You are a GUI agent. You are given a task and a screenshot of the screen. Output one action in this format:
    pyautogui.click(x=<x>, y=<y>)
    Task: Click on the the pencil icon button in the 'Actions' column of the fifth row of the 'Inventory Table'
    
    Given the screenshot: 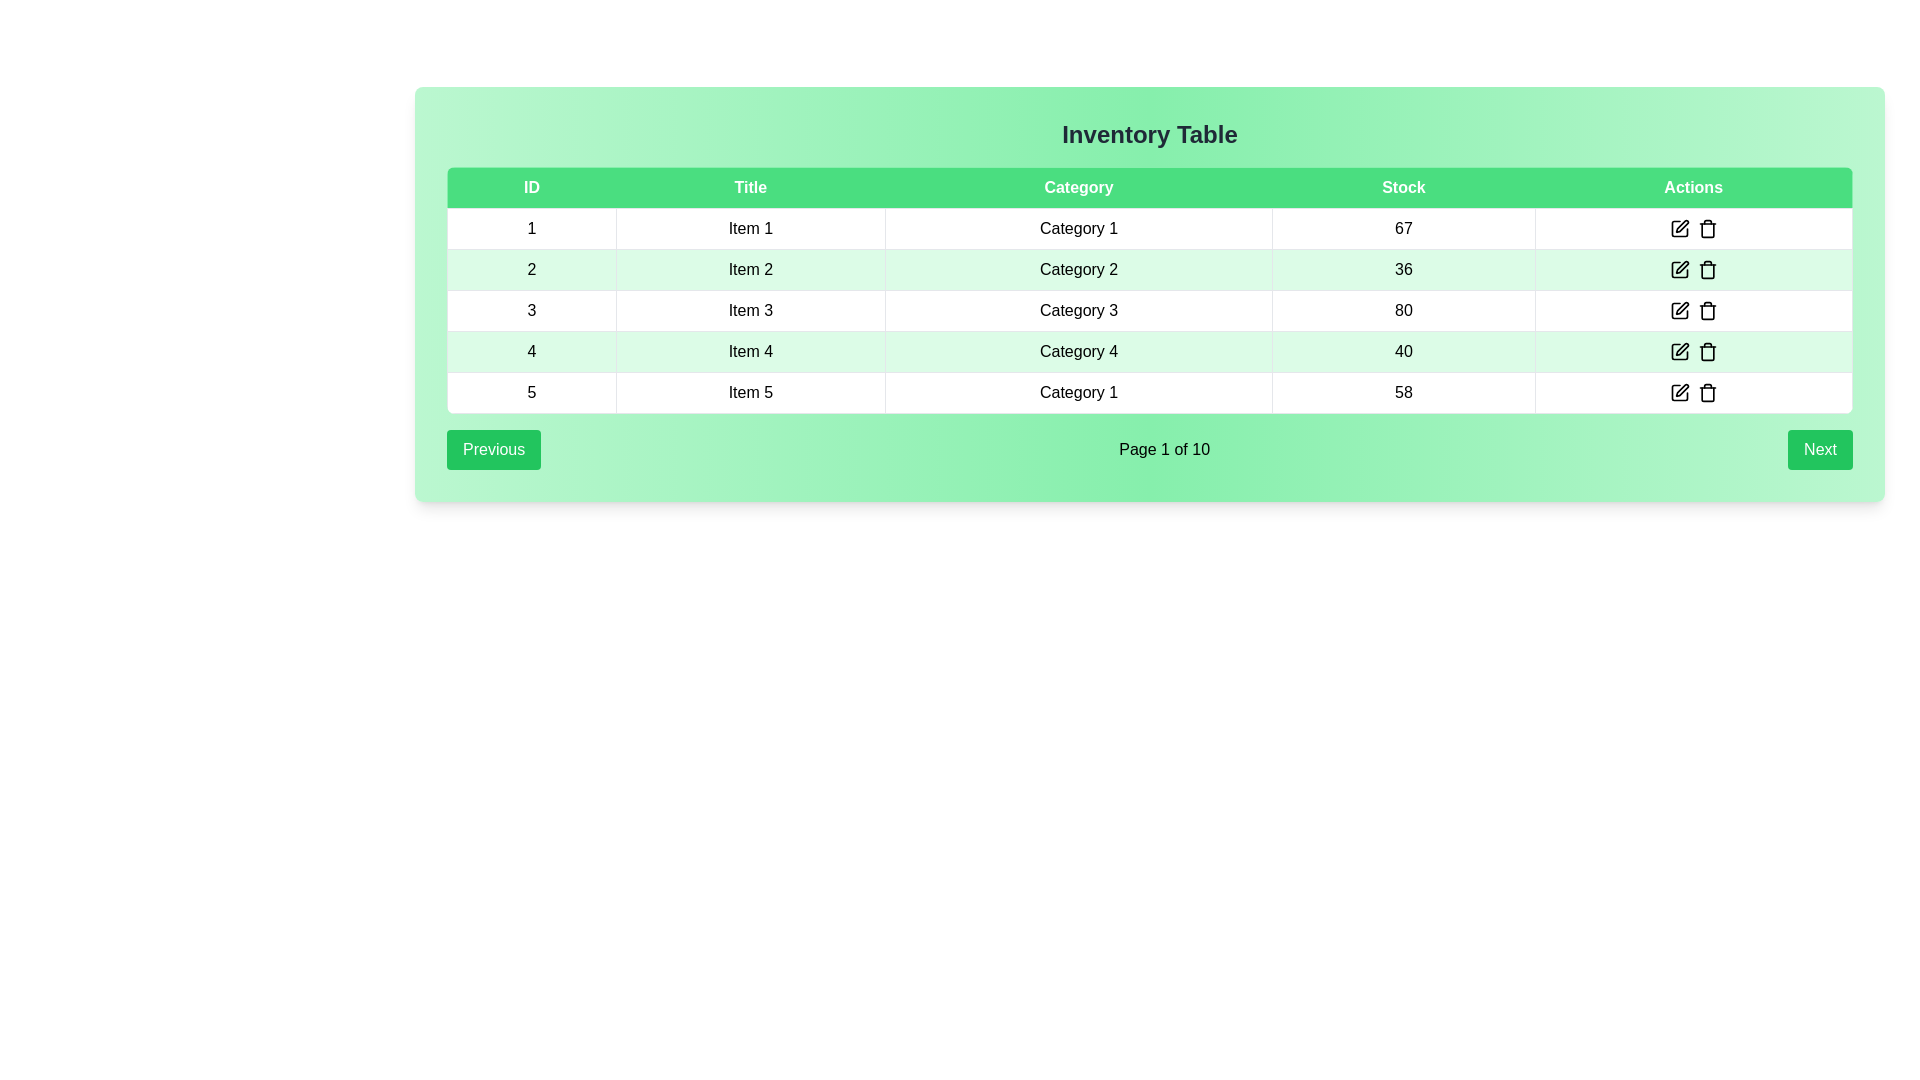 What is the action you would take?
    pyautogui.click(x=1680, y=393)
    